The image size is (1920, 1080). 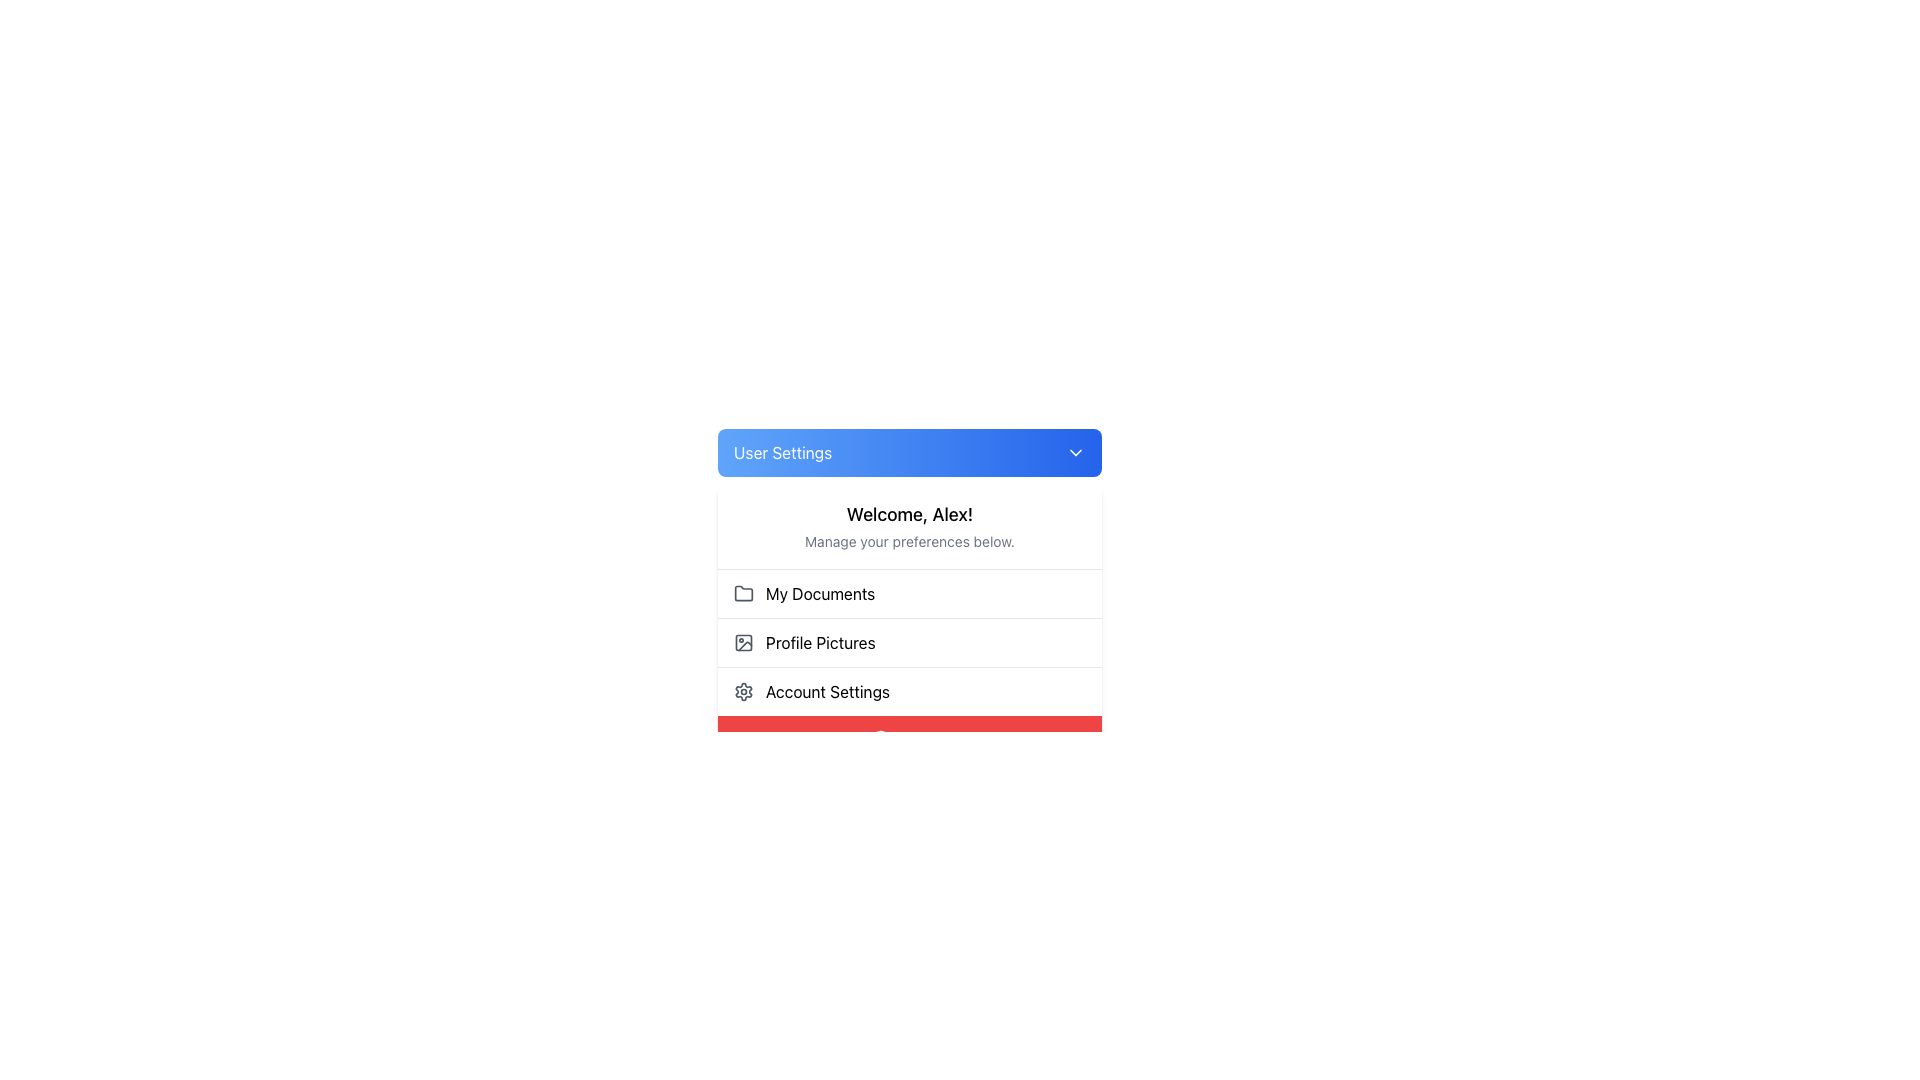 What do you see at coordinates (909, 689) in the screenshot?
I see `the 'Account Settings' list item, which is the third entry in the User Settings menu` at bounding box center [909, 689].